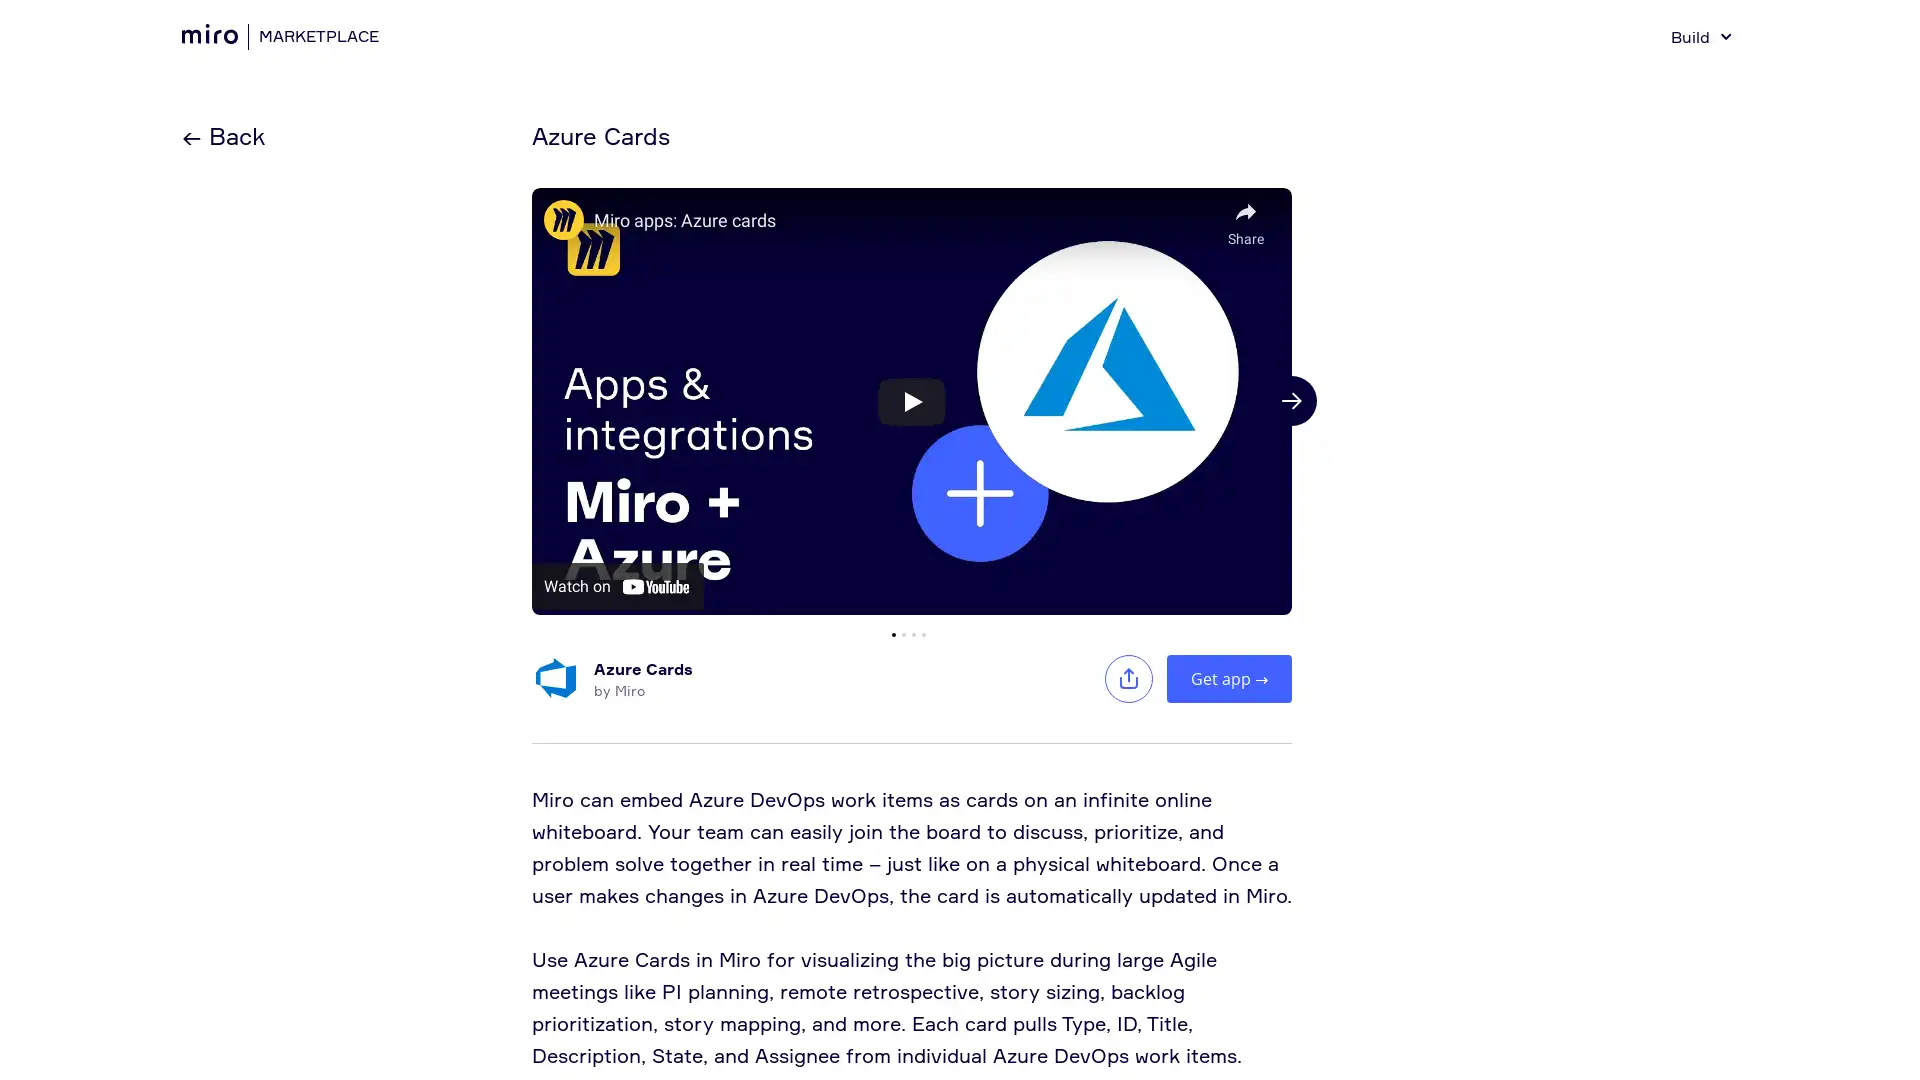  I want to click on Go to slide 3, so click(912, 633).